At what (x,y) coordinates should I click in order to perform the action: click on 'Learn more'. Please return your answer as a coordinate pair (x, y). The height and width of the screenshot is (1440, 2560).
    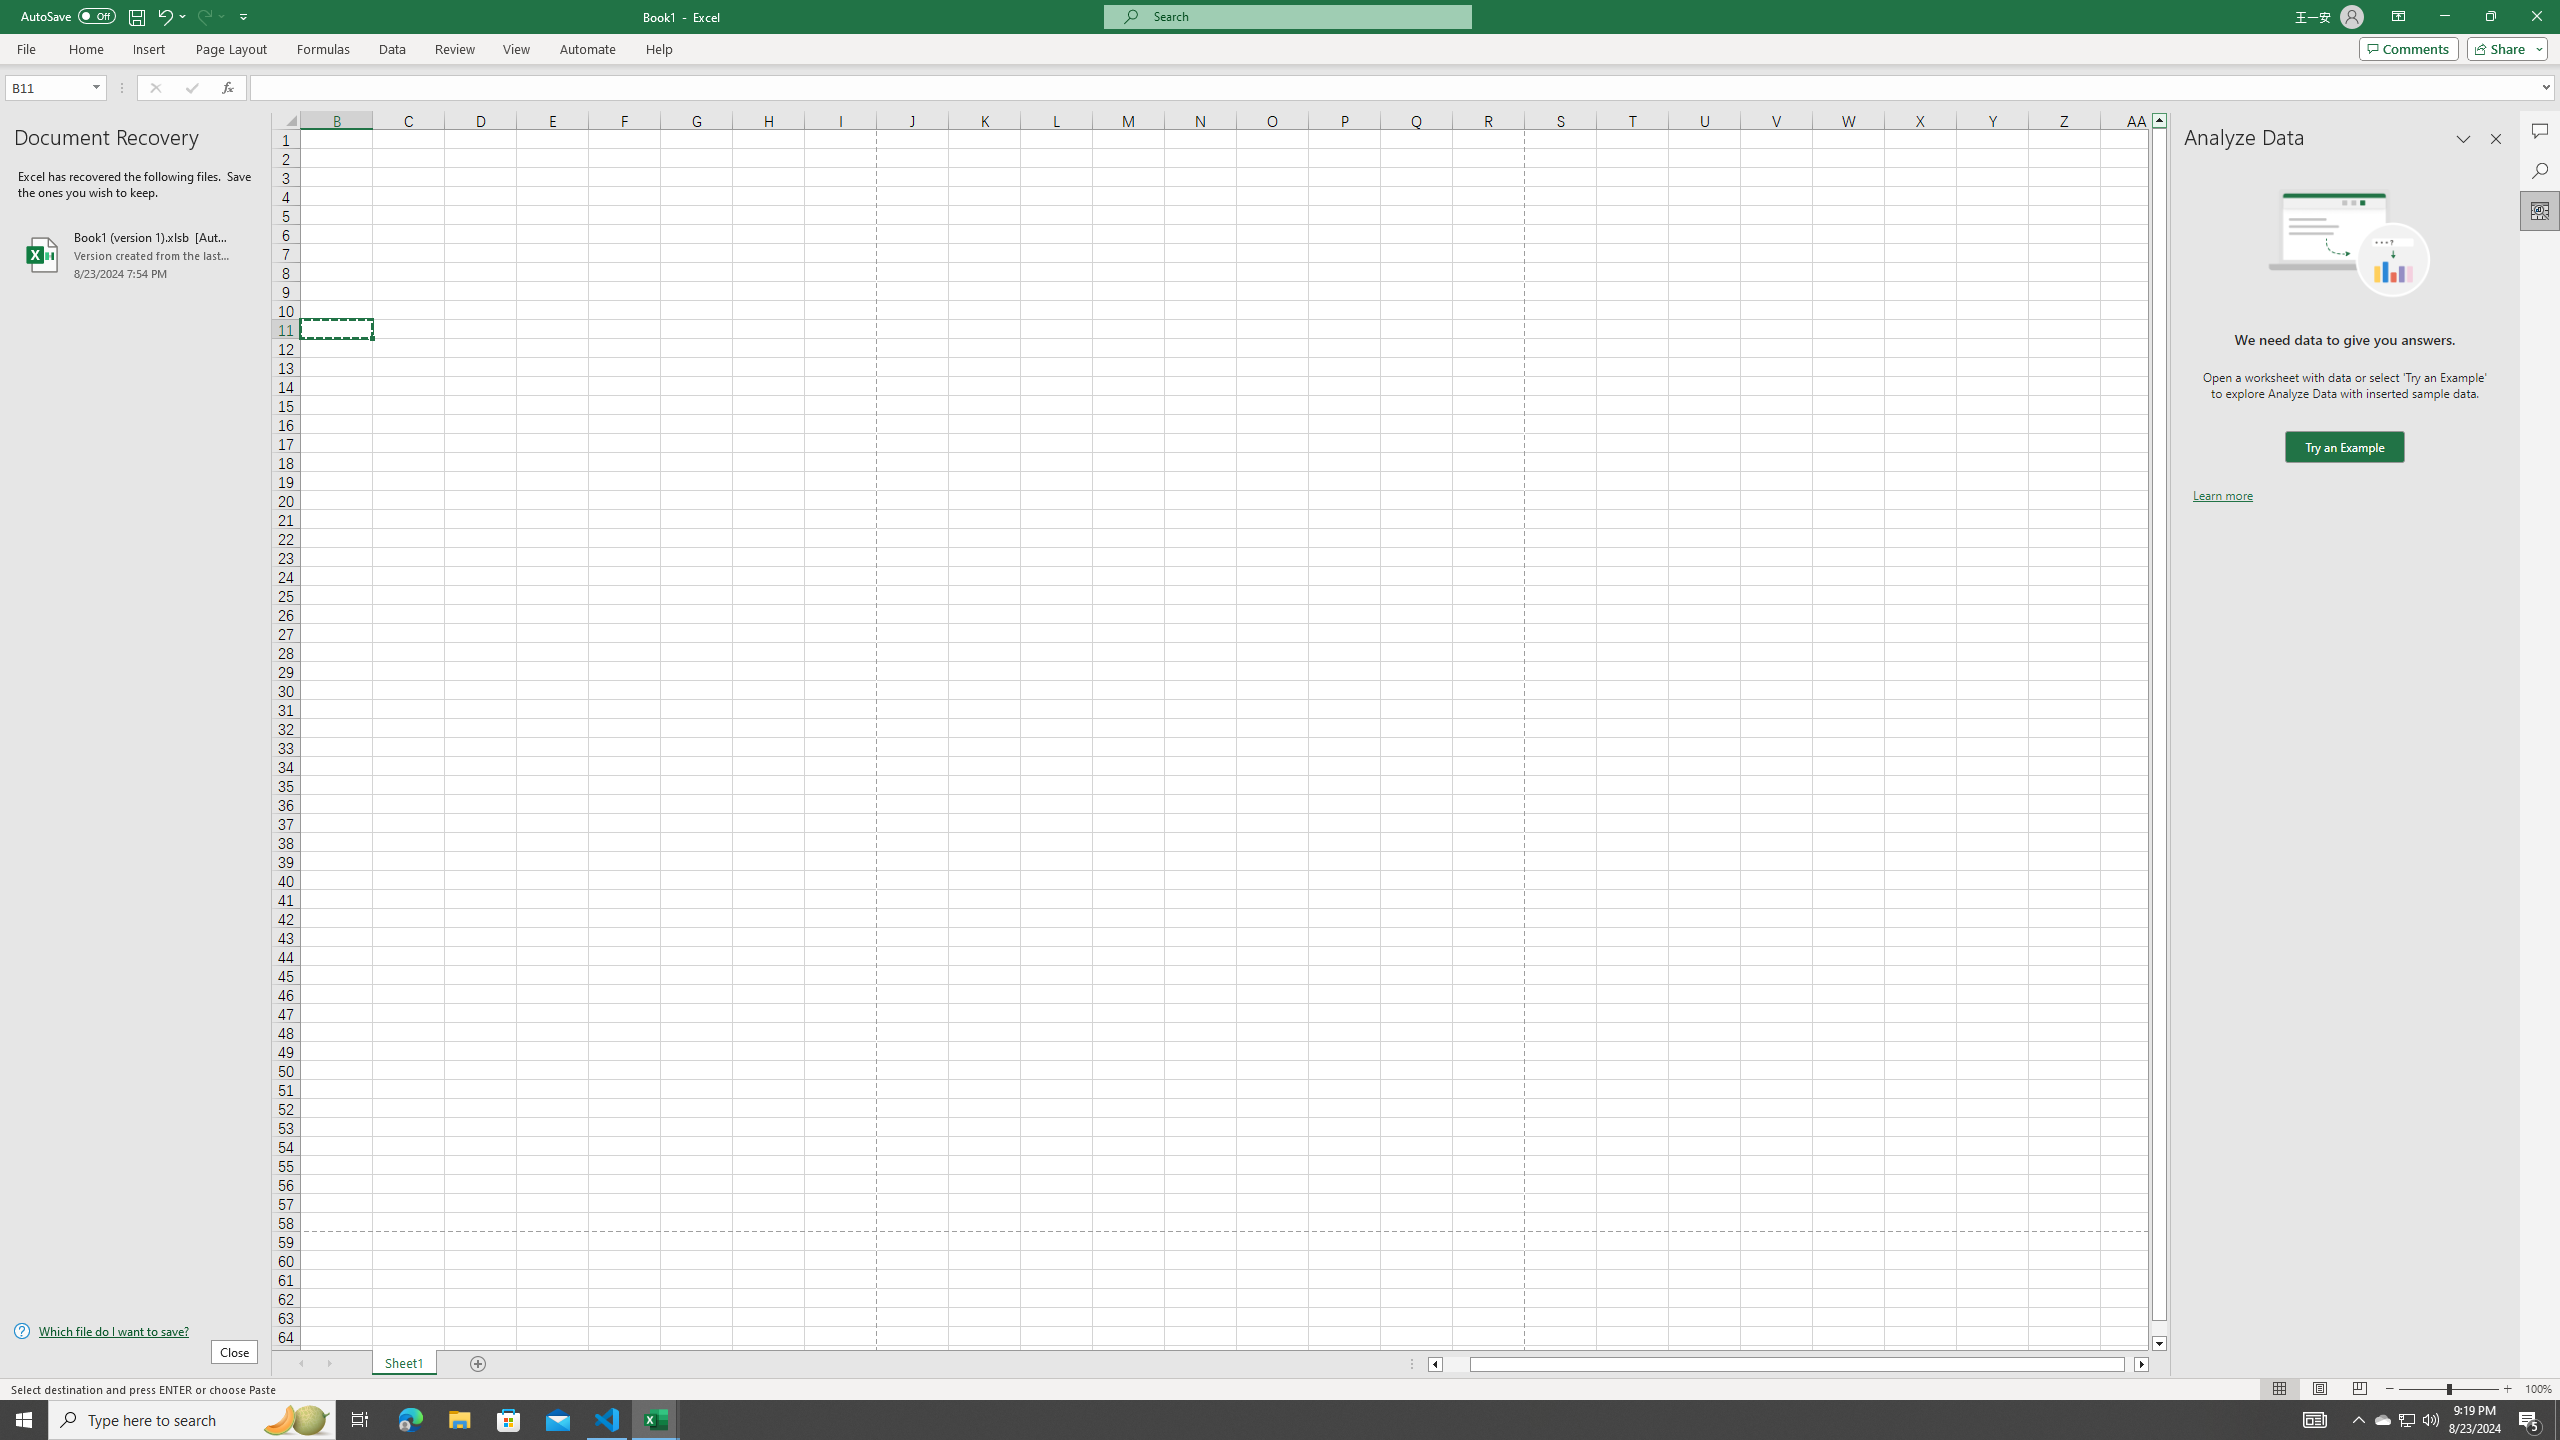
    Looking at the image, I should click on (2222, 494).